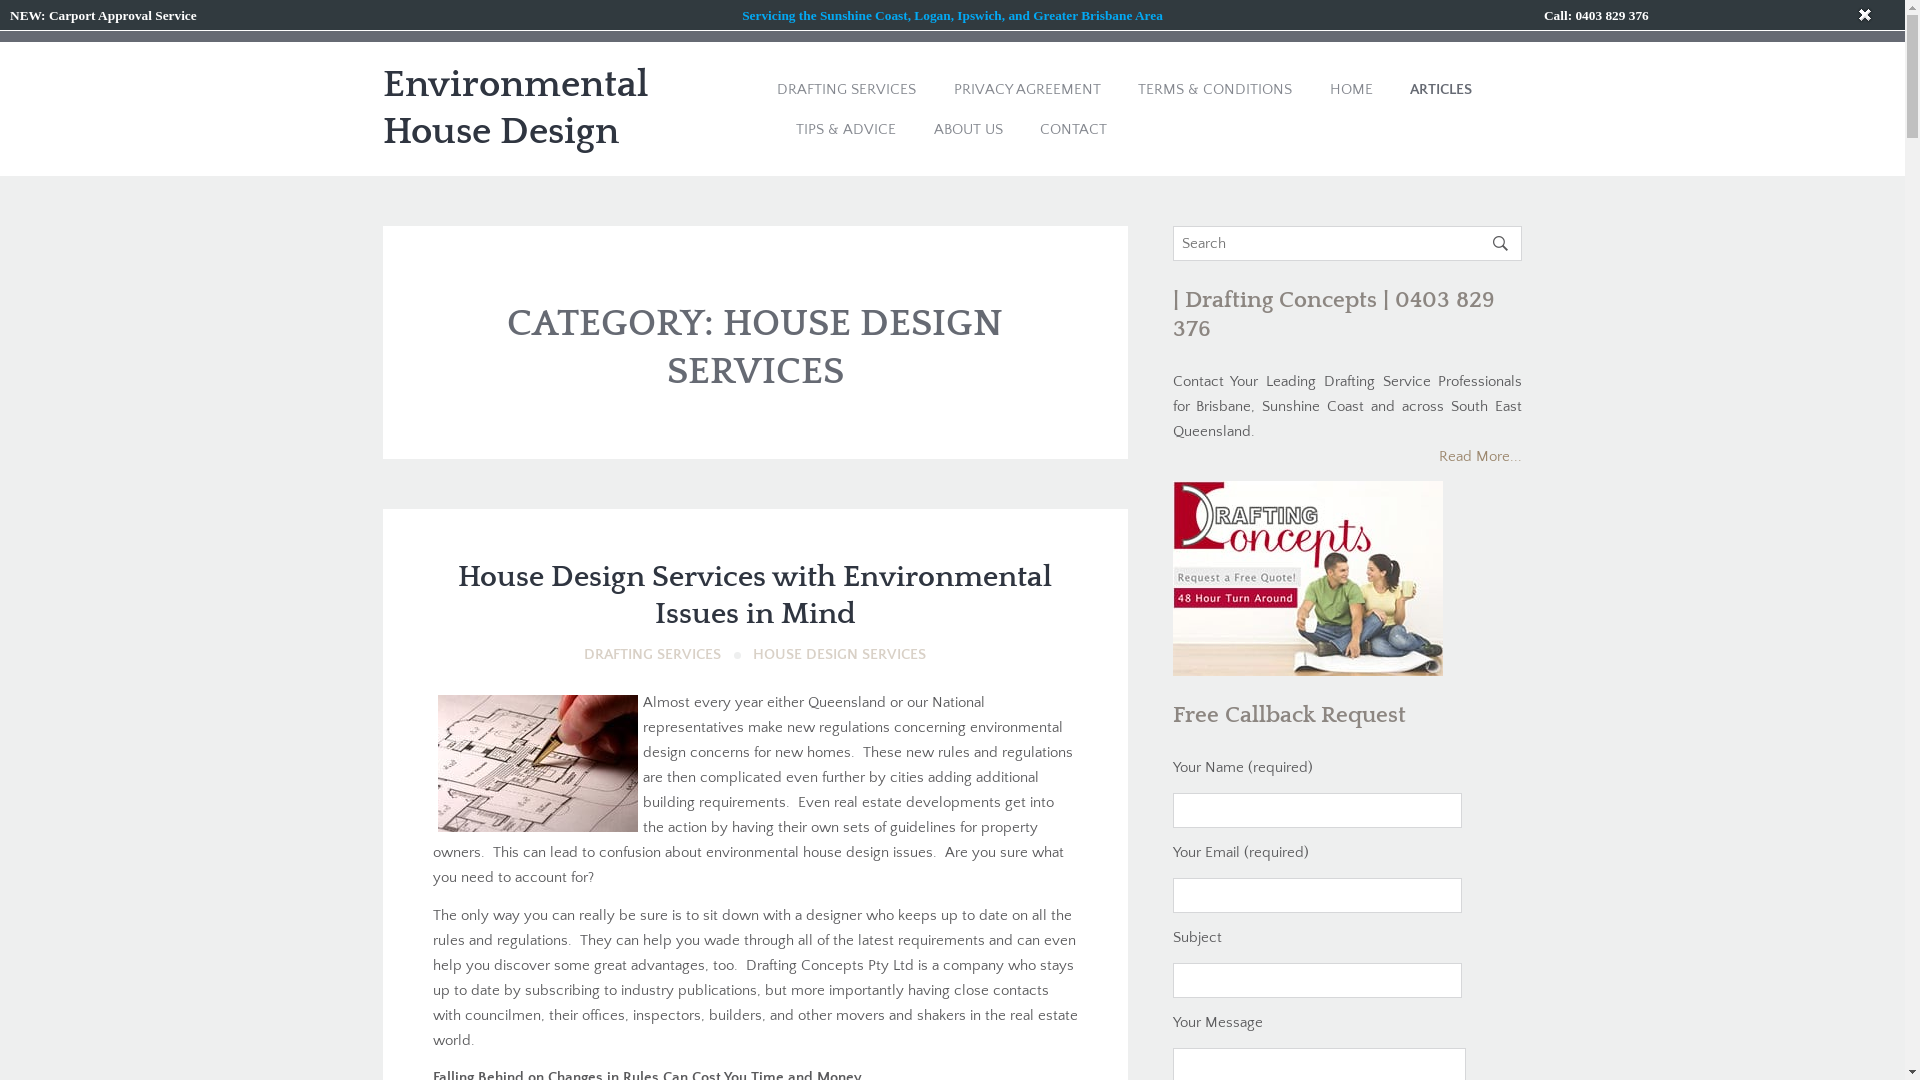 This screenshot has height=1080, width=1920. Describe the element at coordinates (436, 763) in the screenshot. I see `'276892_226738194015255_2110194_n'` at that location.